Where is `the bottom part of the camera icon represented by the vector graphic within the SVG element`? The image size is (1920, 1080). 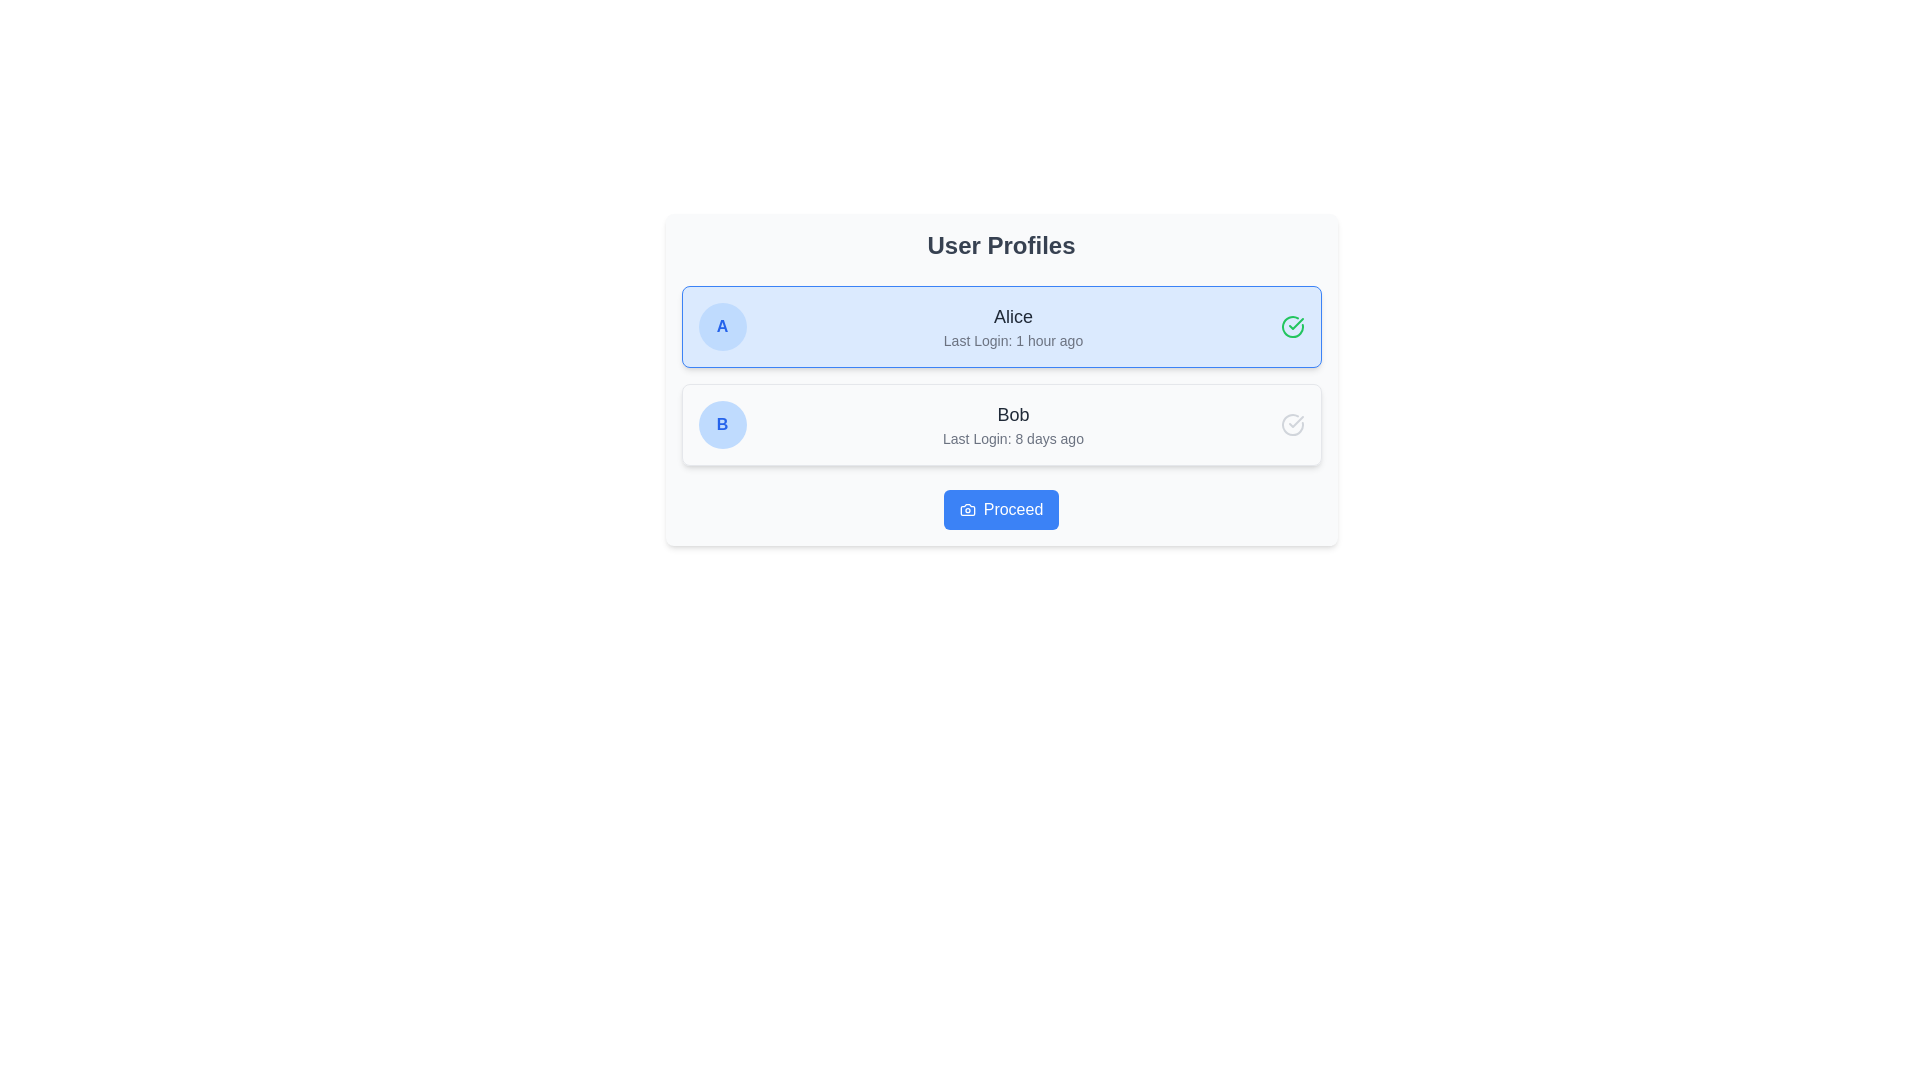 the bottom part of the camera icon represented by the vector graphic within the SVG element is located at coordinates (967, 508).